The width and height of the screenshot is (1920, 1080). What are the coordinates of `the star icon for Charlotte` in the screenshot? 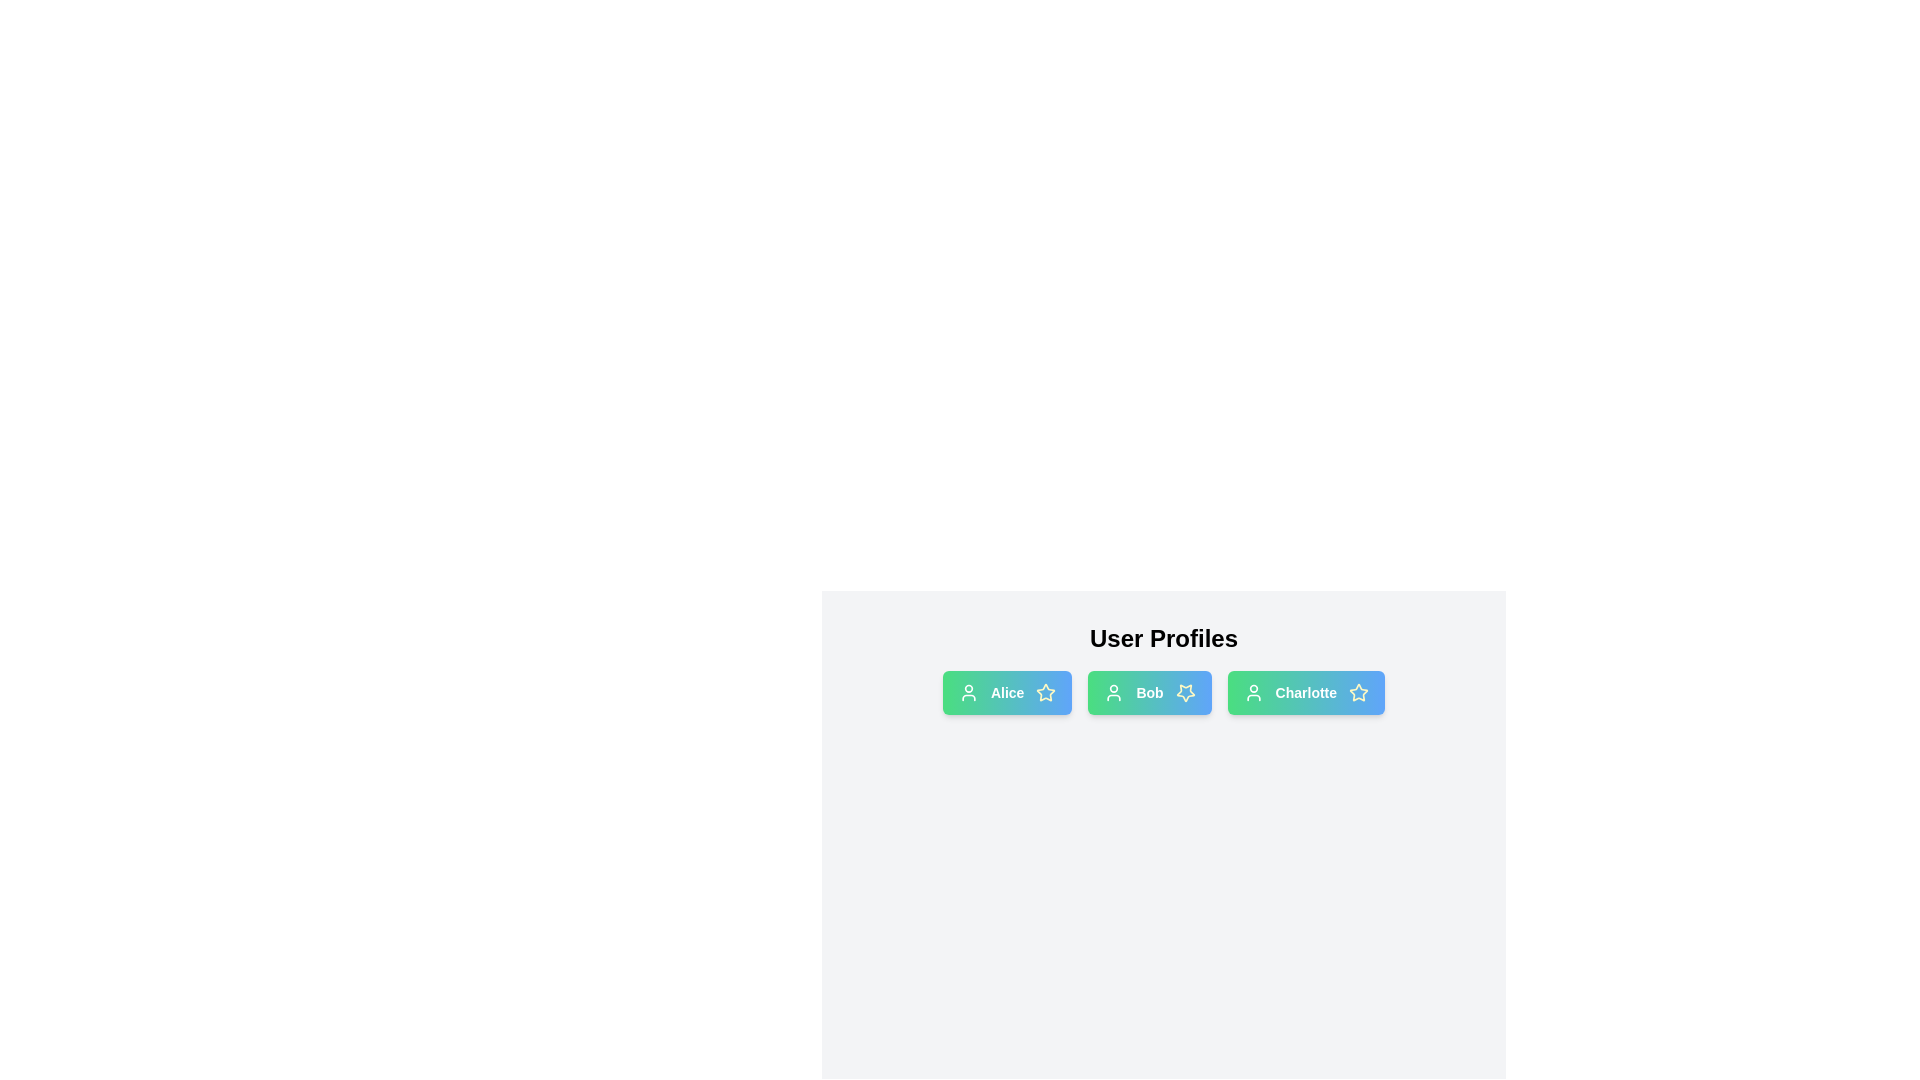 It's located at (1358, 692).